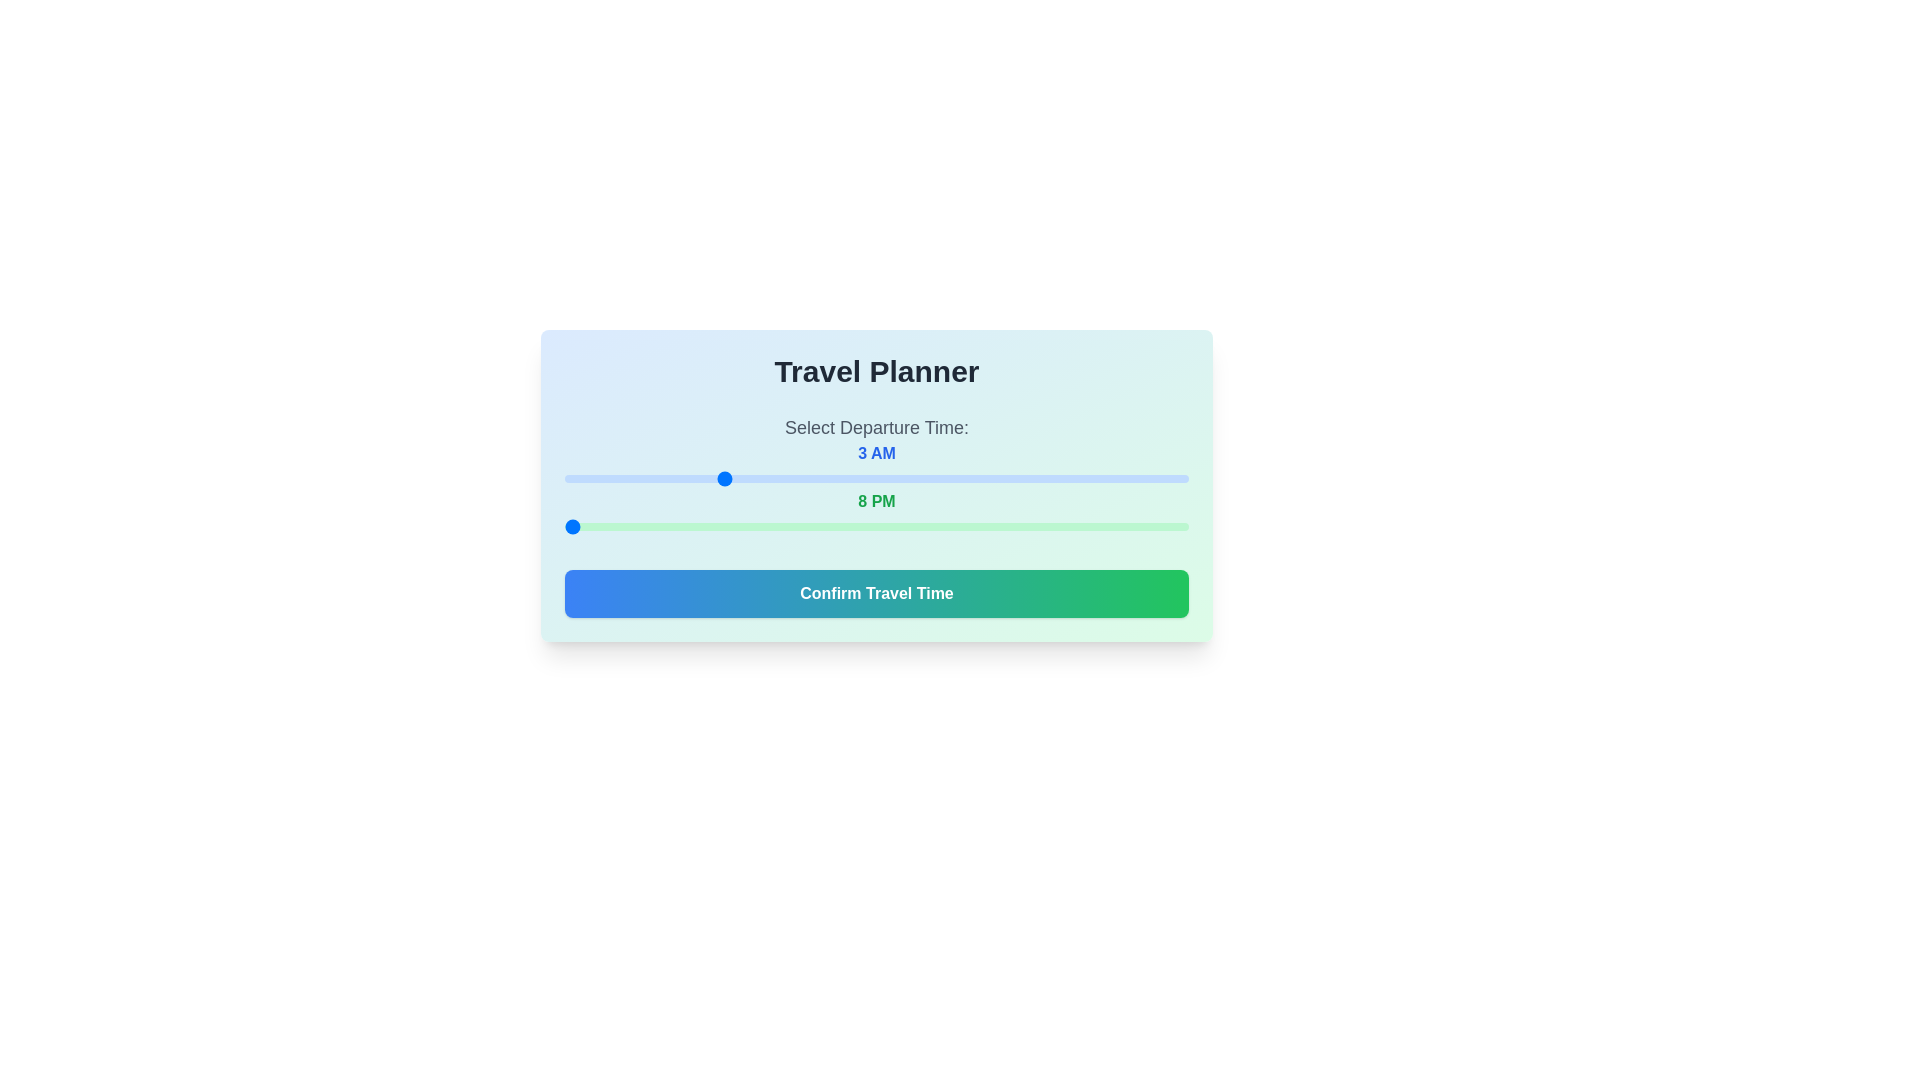  Describe the element at coordinates (928, 478) in the screenshot. I see `departure time` at that location.